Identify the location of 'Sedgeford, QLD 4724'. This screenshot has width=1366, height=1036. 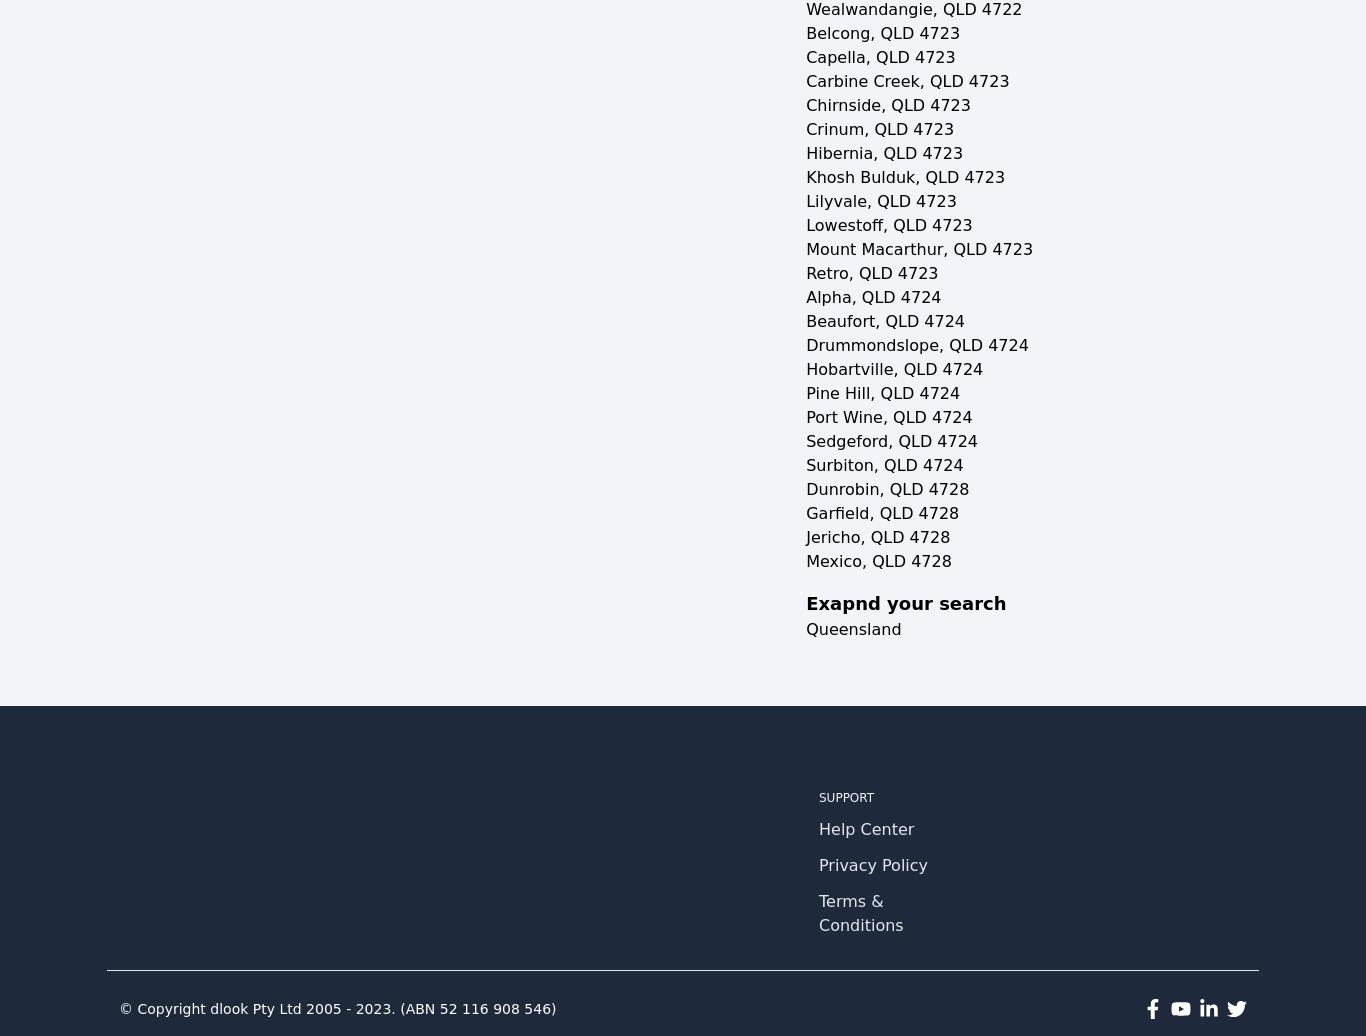
(890, 441).